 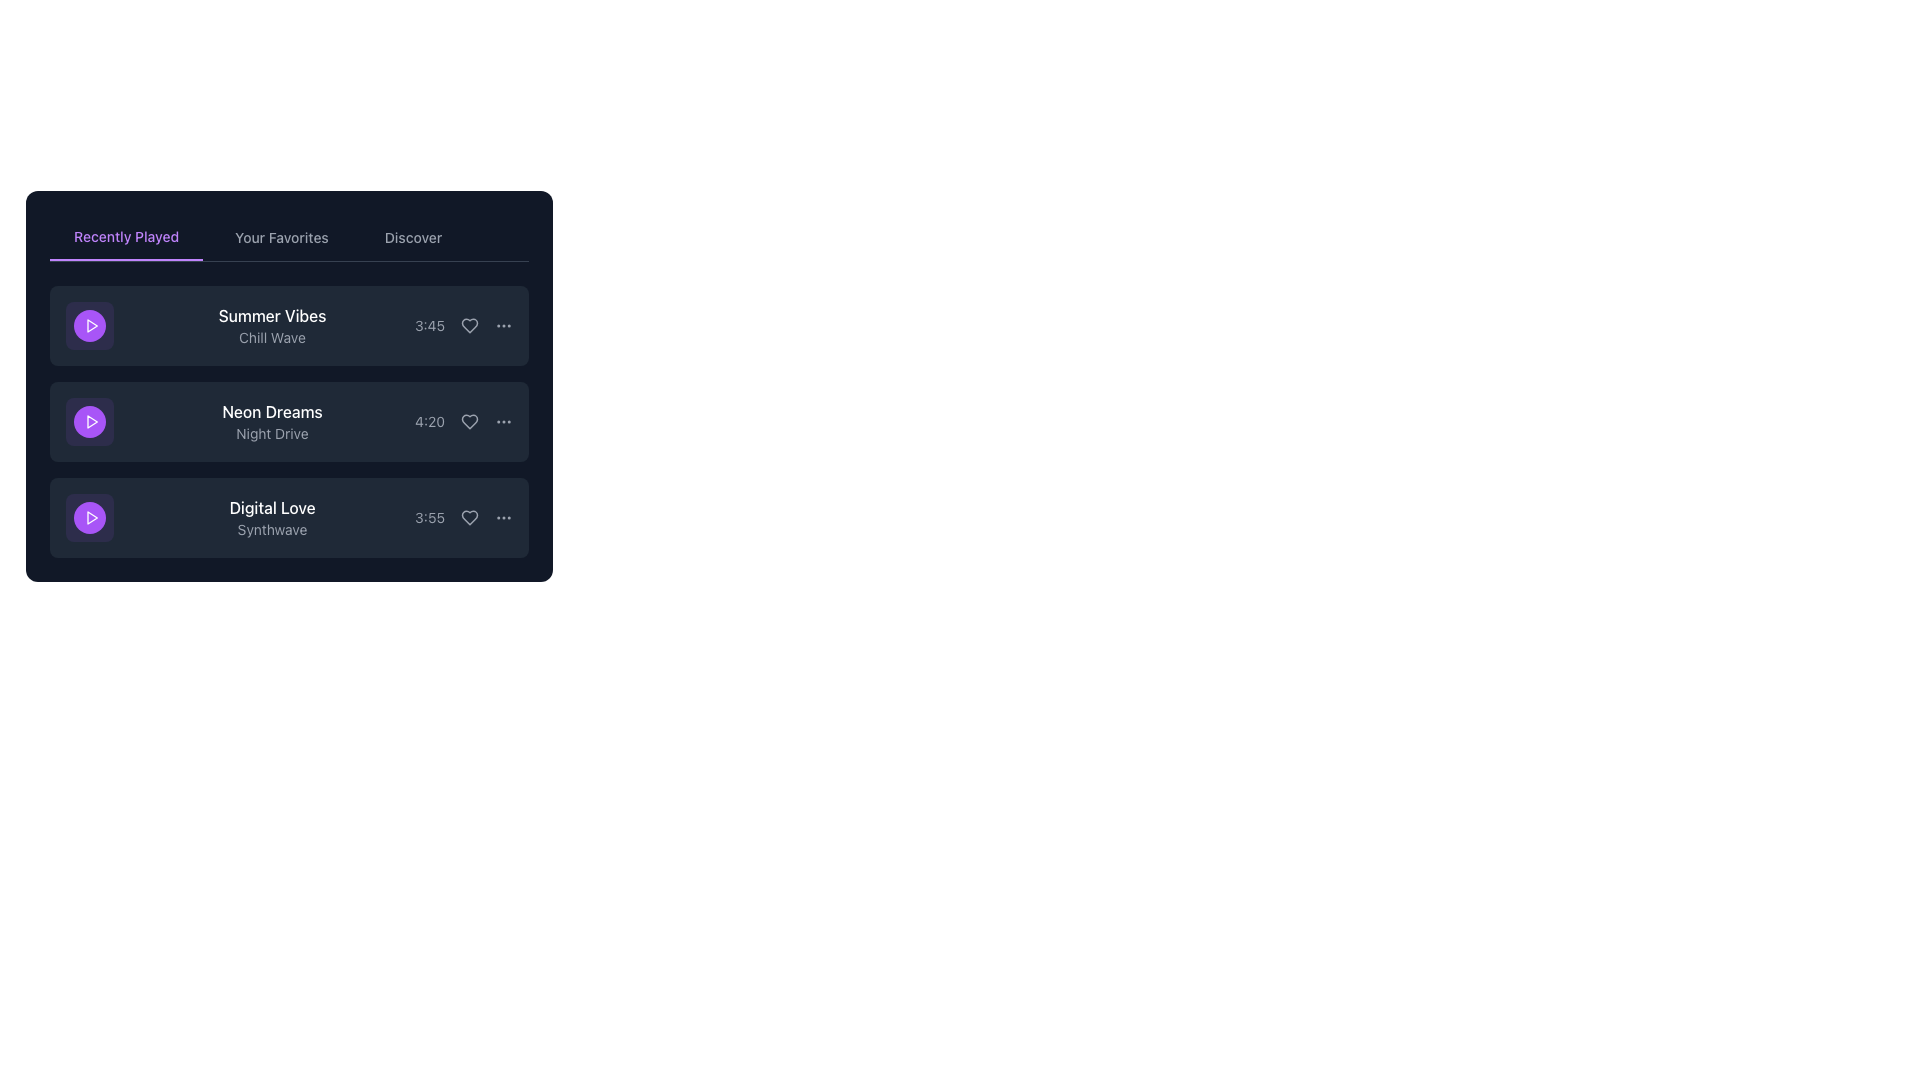 I want to click on the Icon button located to the right of the text '3:45', so click(x=504, y=325).